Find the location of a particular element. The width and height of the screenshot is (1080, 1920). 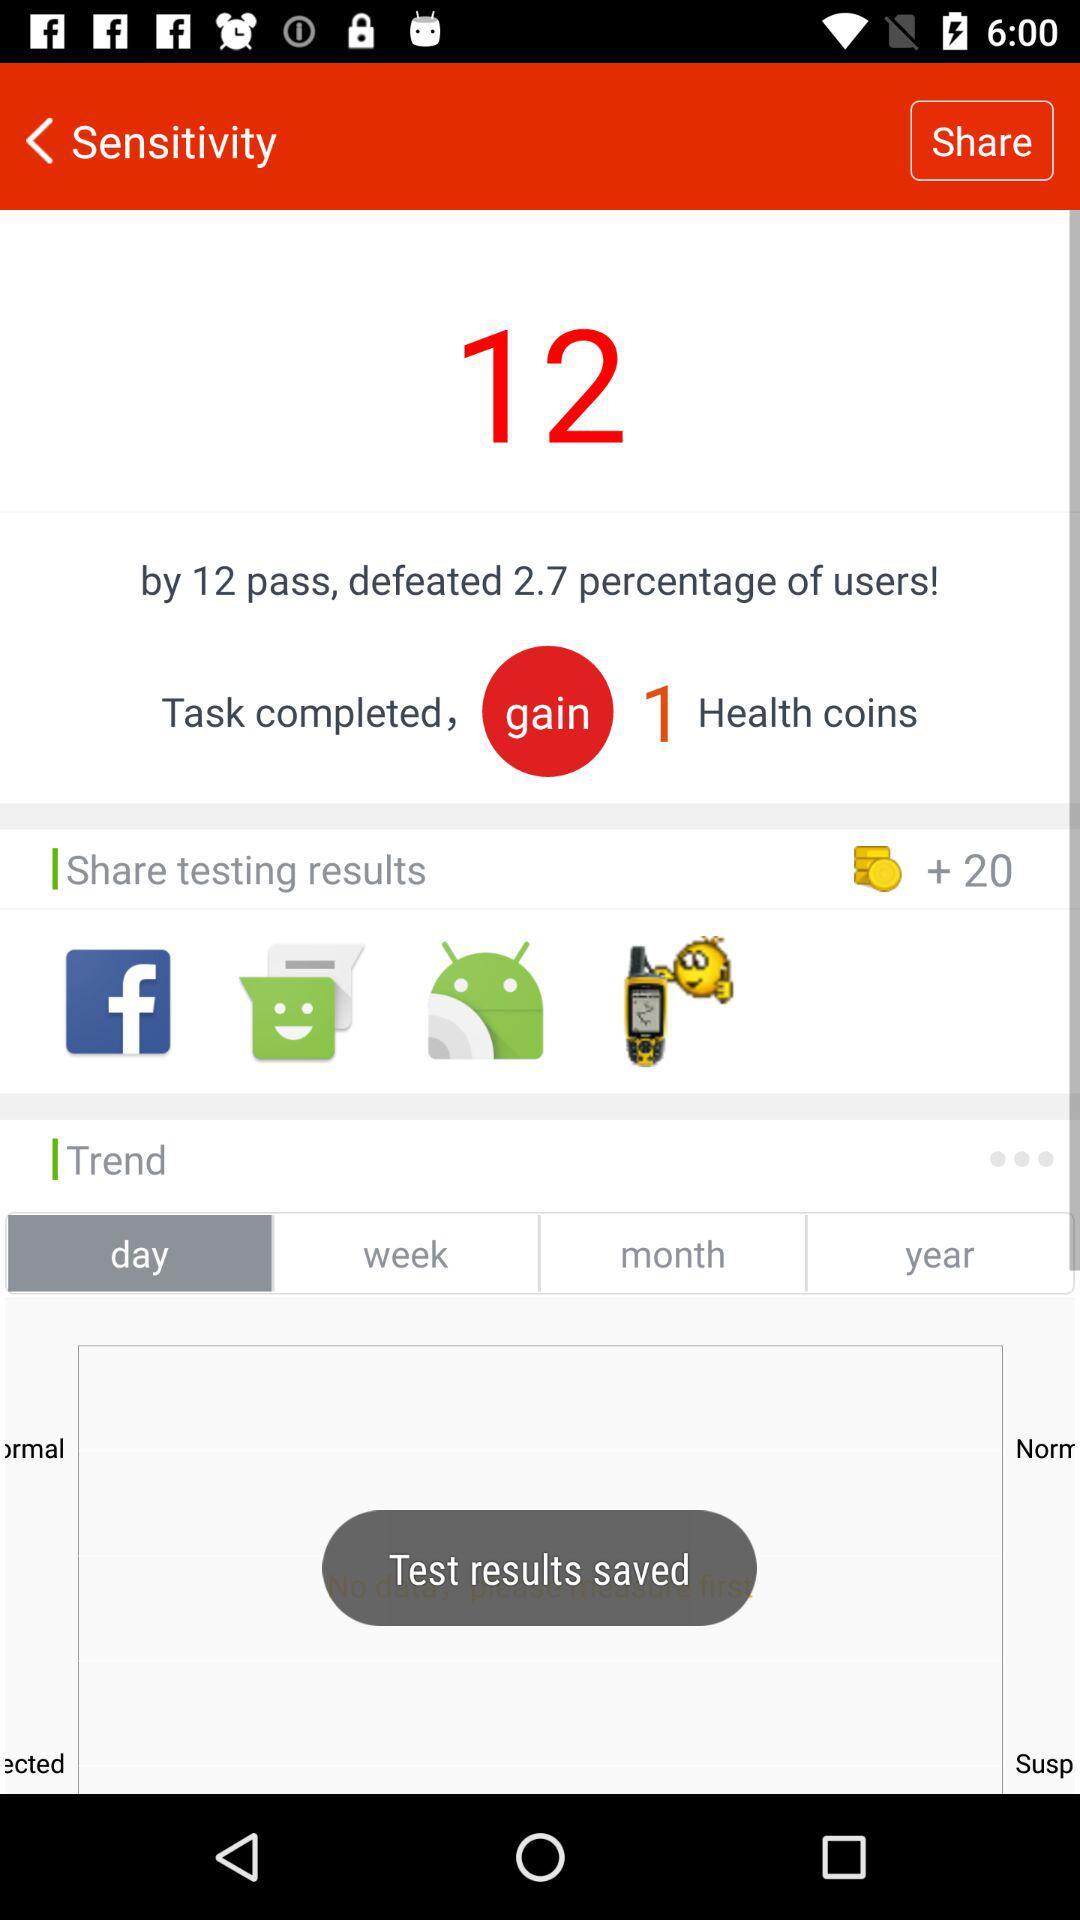

shows smile icon is located at coordinates (301, 1001).